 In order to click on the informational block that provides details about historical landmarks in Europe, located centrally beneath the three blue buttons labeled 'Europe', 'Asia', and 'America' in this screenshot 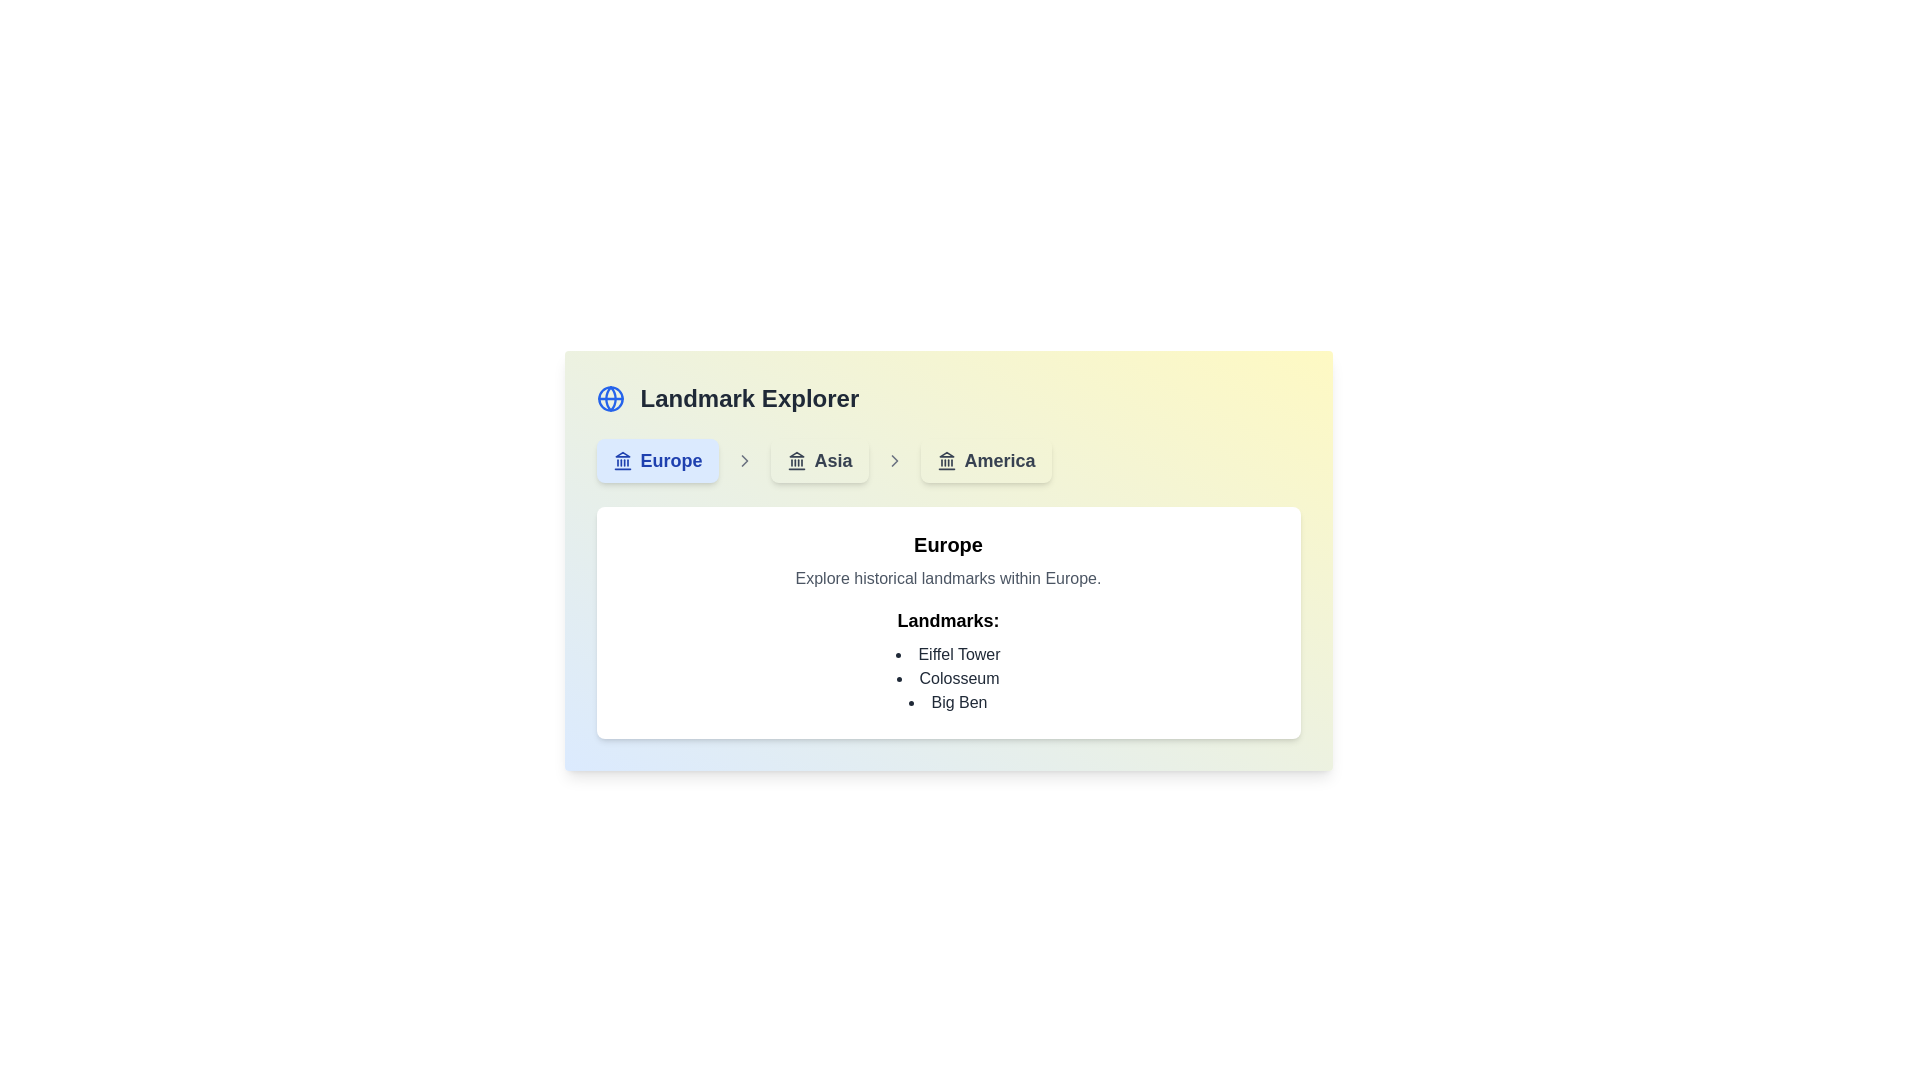, I will do `click(947, 560)`.